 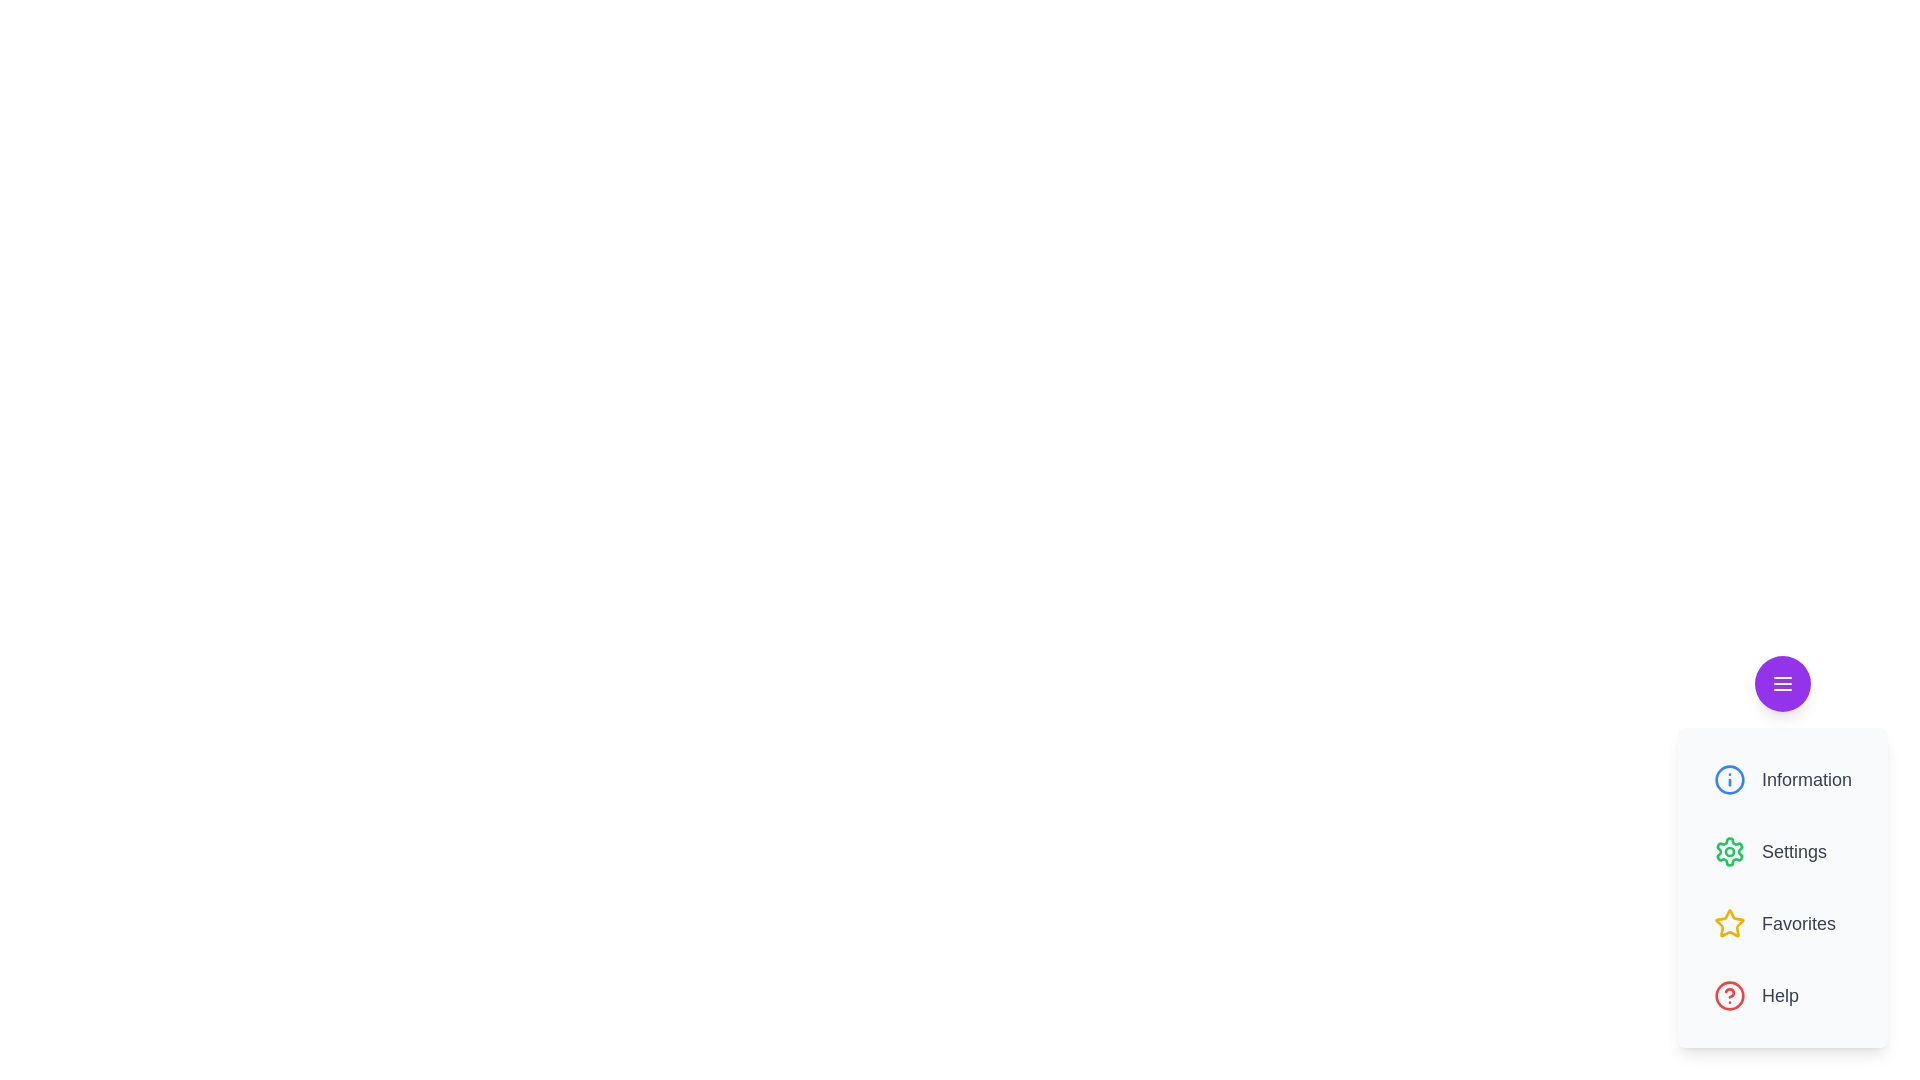 I want to click on the Help button in the menu, so click(x=1782, y=995).